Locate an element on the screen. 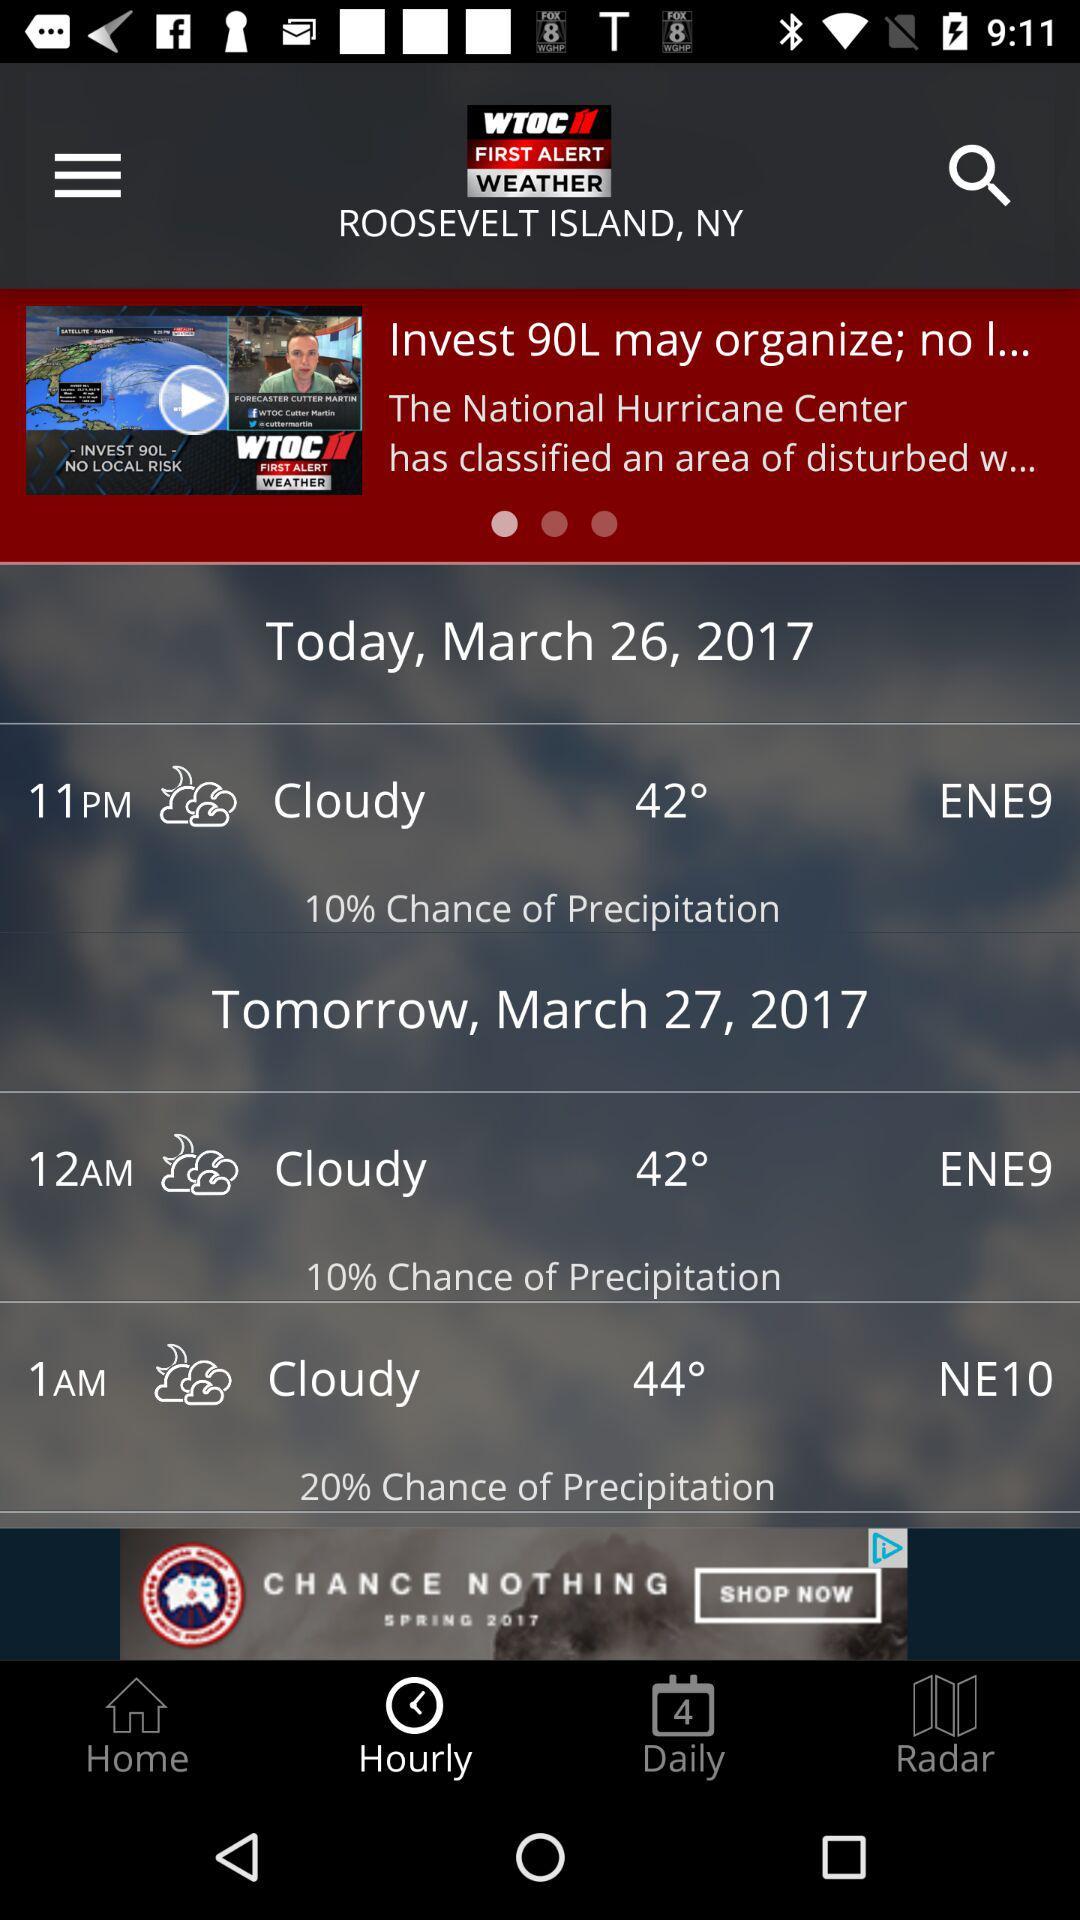  daily is located at coordinates (682, 1726).